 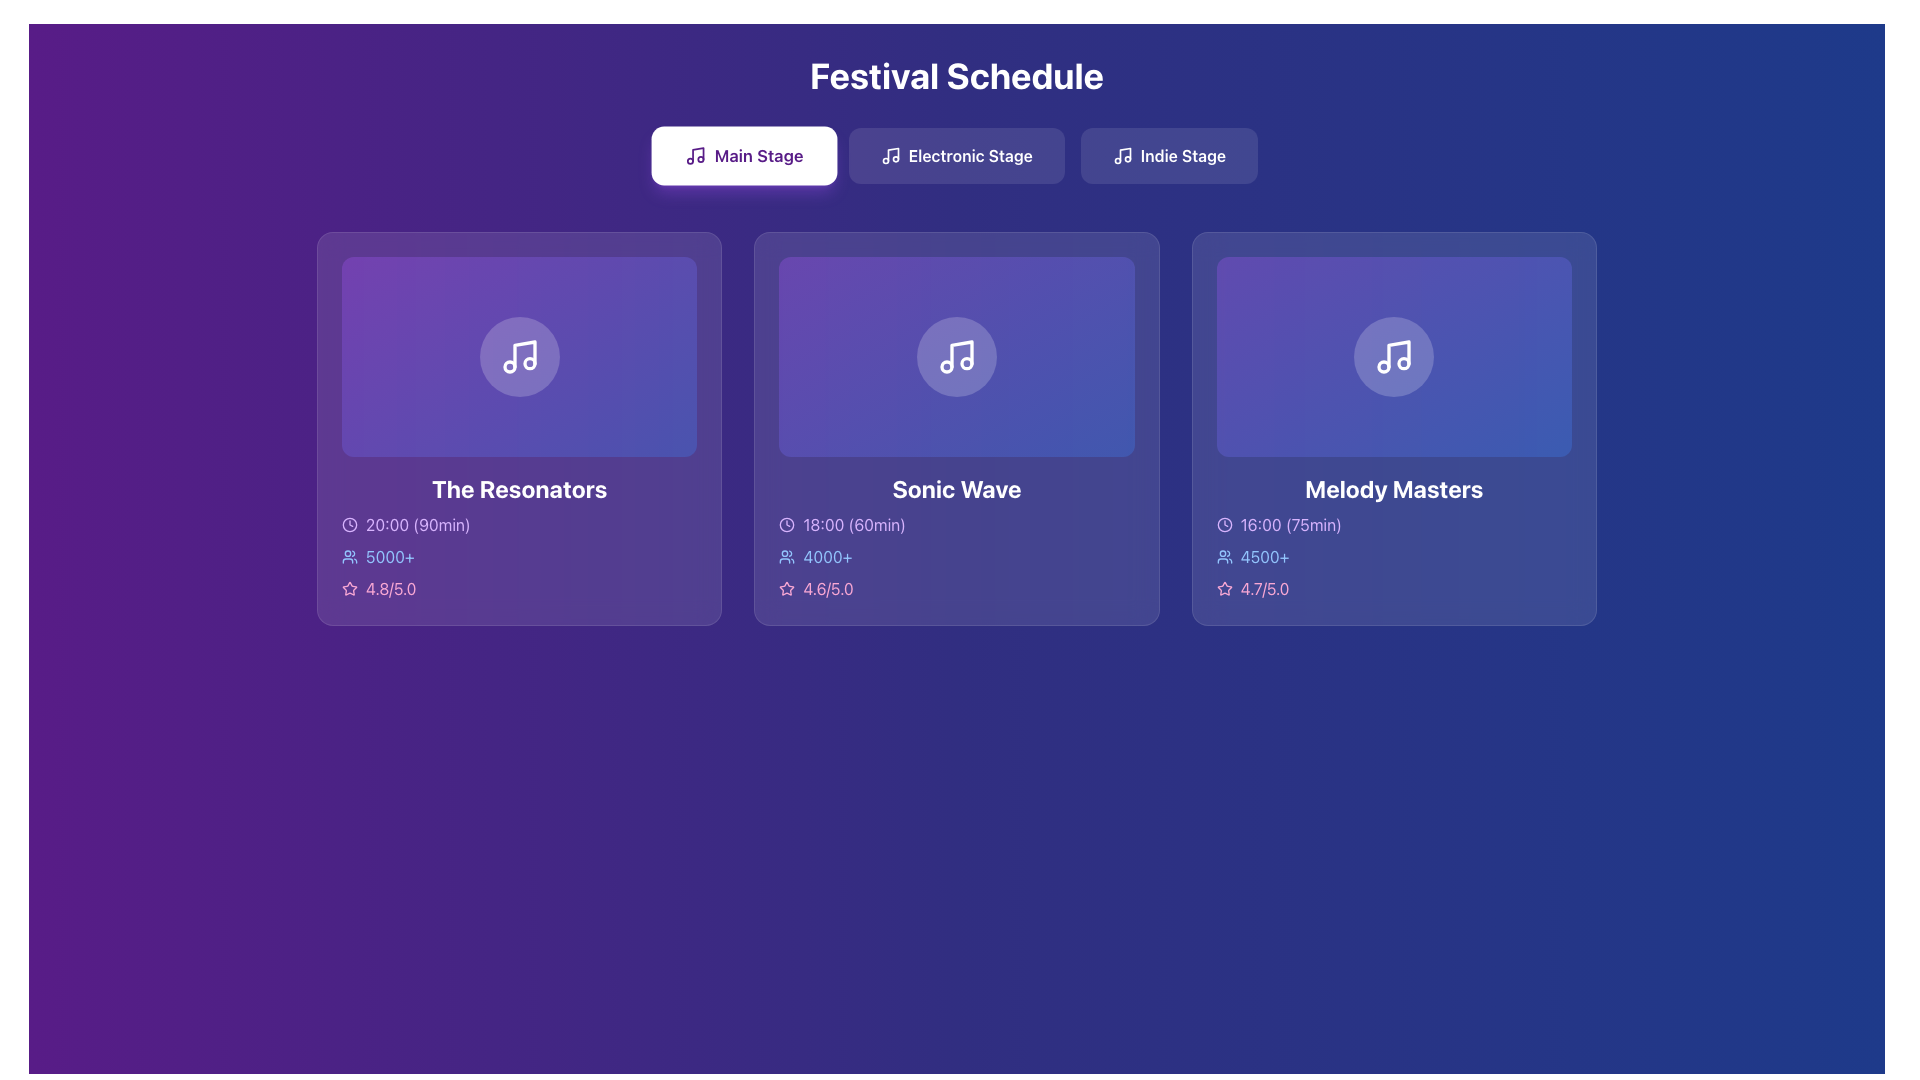 I want to click on the artistic representation of the musical note icon located in the circular area at the upper center of the second card from the right, so click(x=1398, y=353).